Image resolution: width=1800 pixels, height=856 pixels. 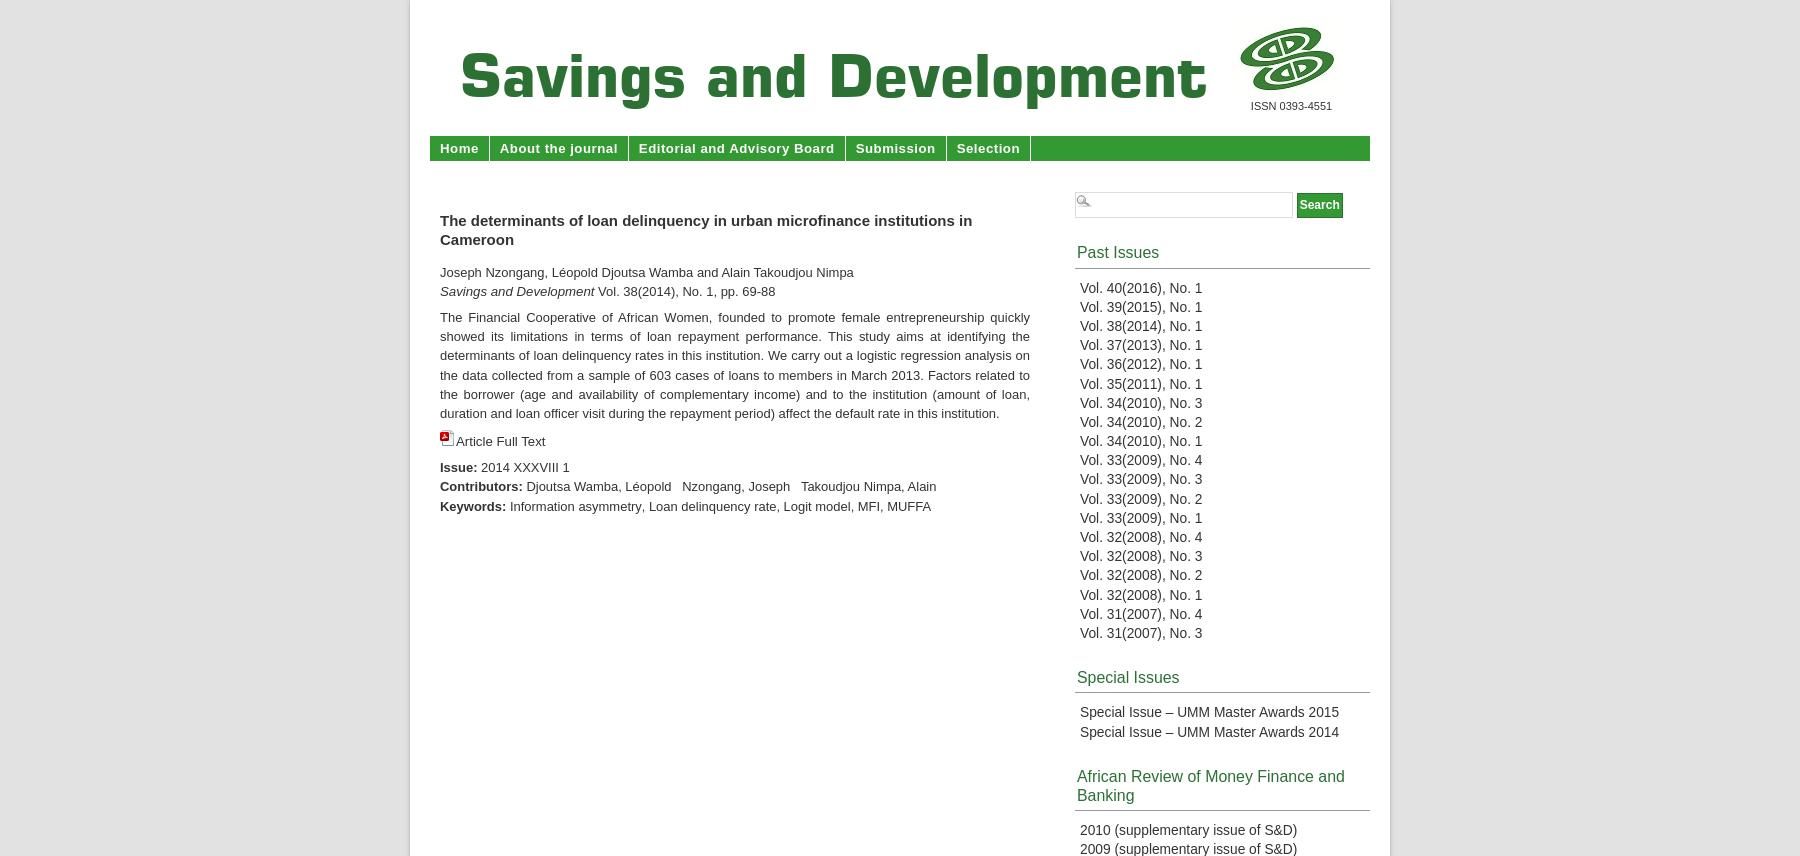 What do you see at coordinates (1140, 383) in the screenshot?
I see `'Vol. 35(2011), No. 1'` at bounding box center [1140, 383].